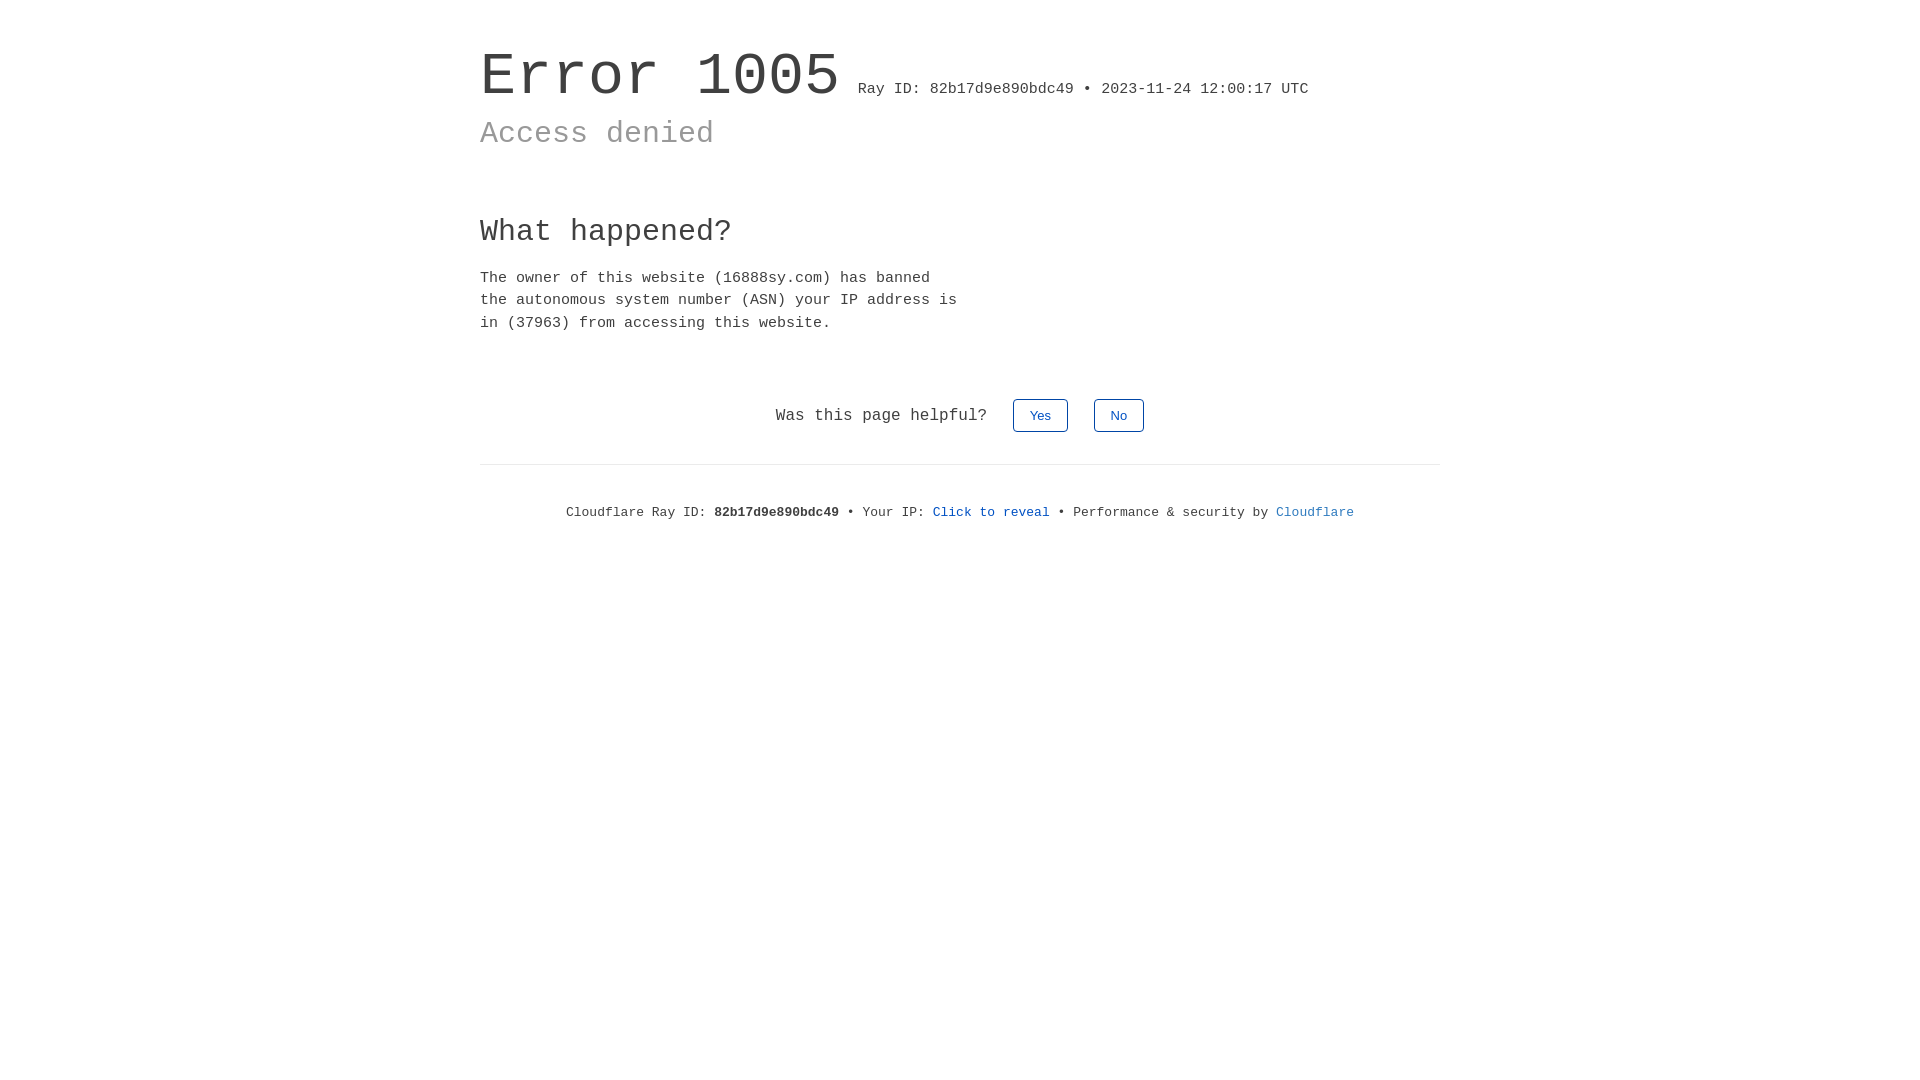 The image size is (1920, 1080). Describe the element at coordinates (1118, 414) in the screenshot. I see `'No'` at that location.